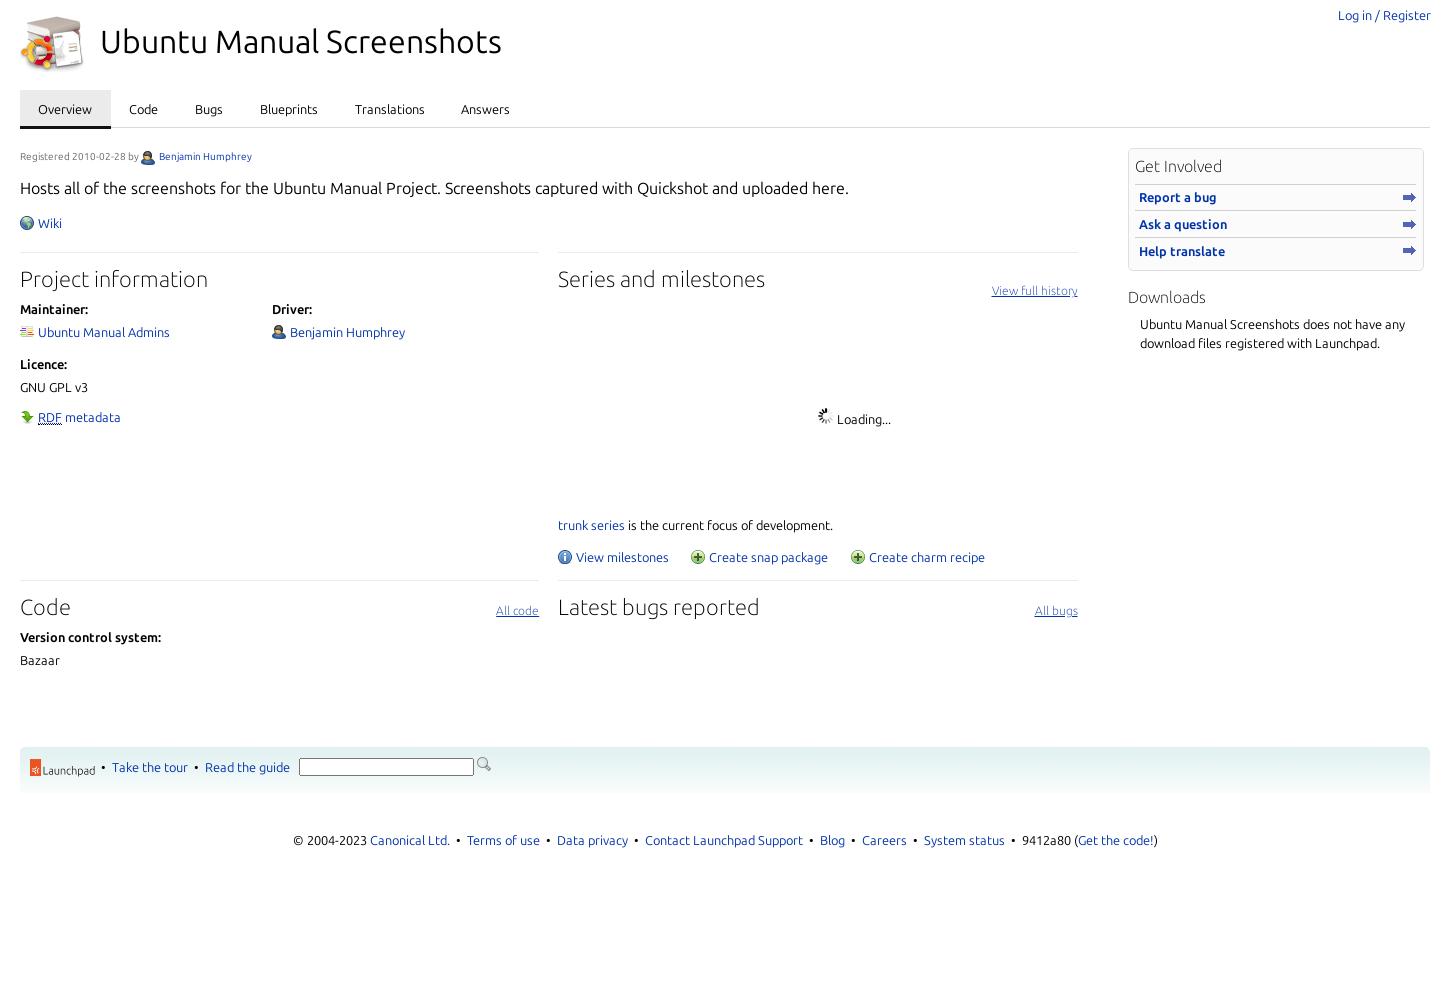 This screenshot has height=1000, width=1450. Describe the element at coordinates (1175, 196) in the screenshot. I see `'Report a bug'` at that location.